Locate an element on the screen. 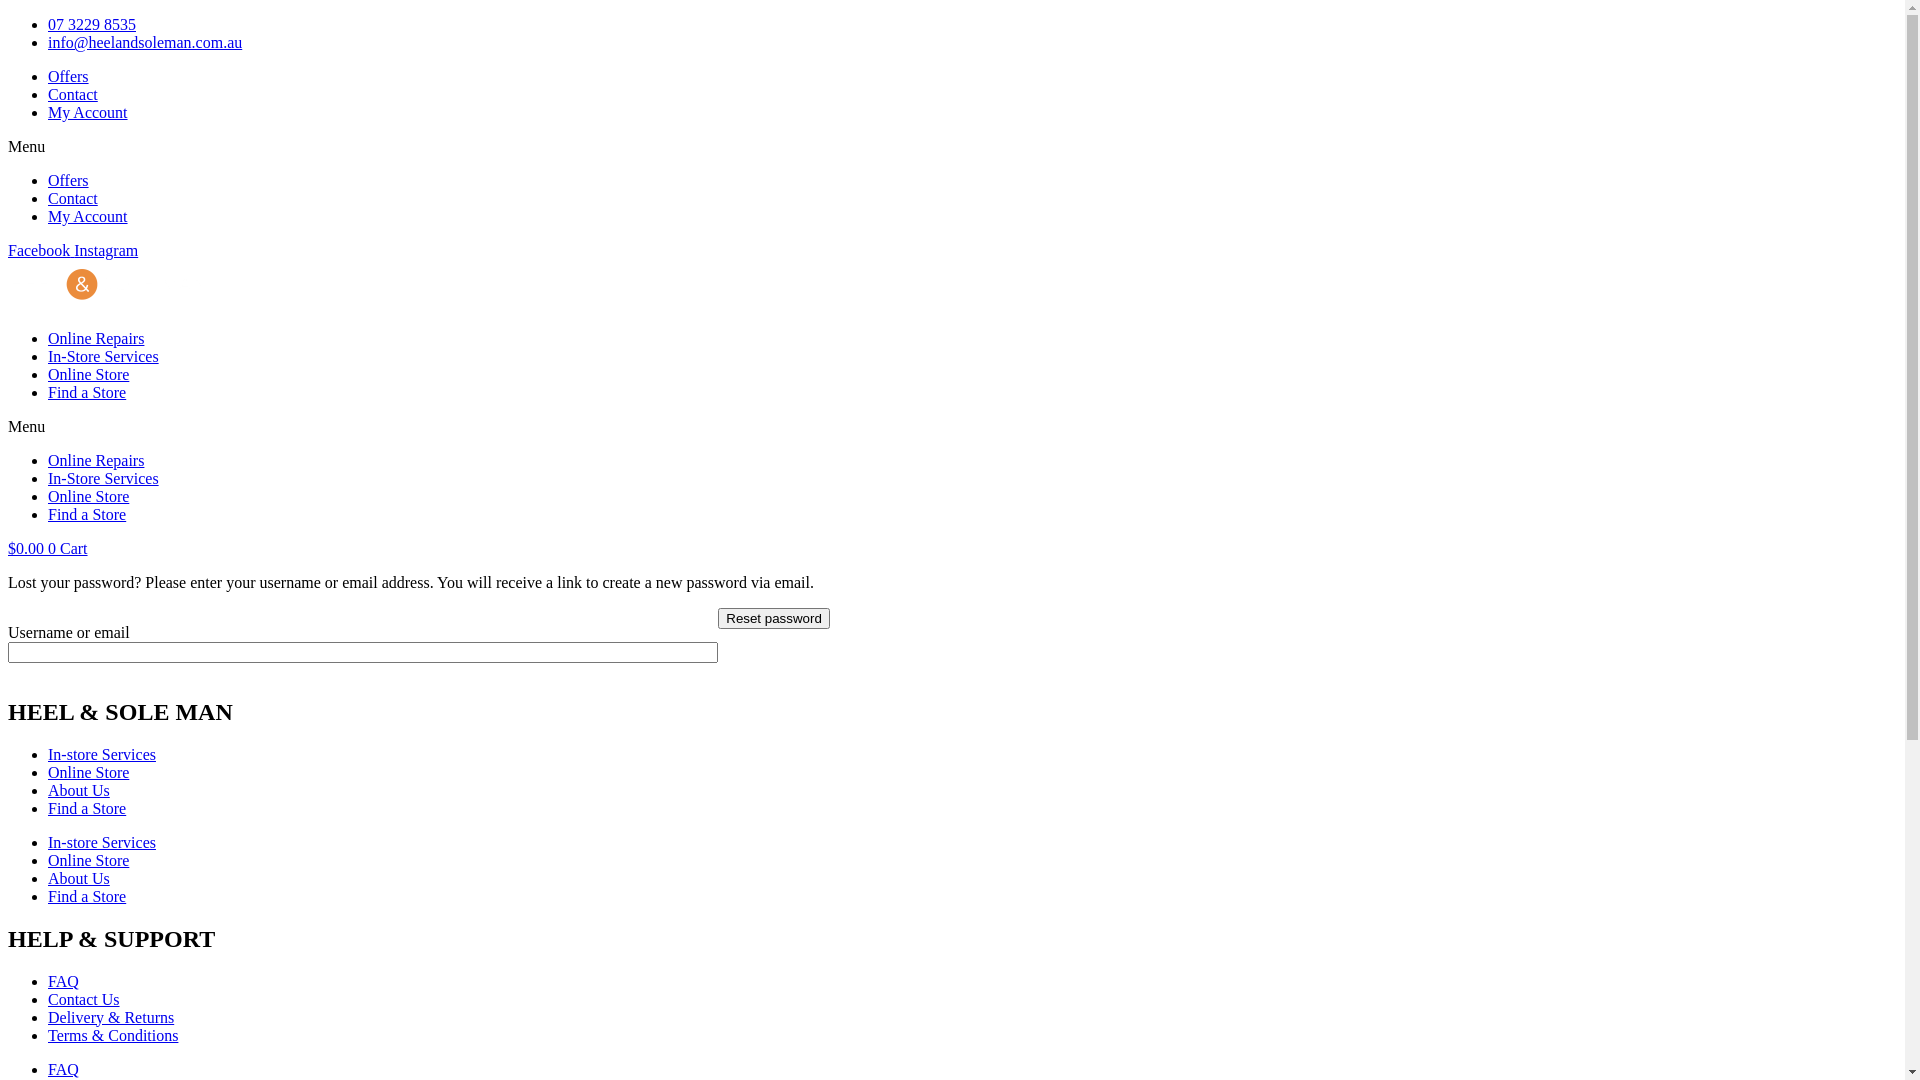  'Contact Us' is located at coordinates (48, 999).